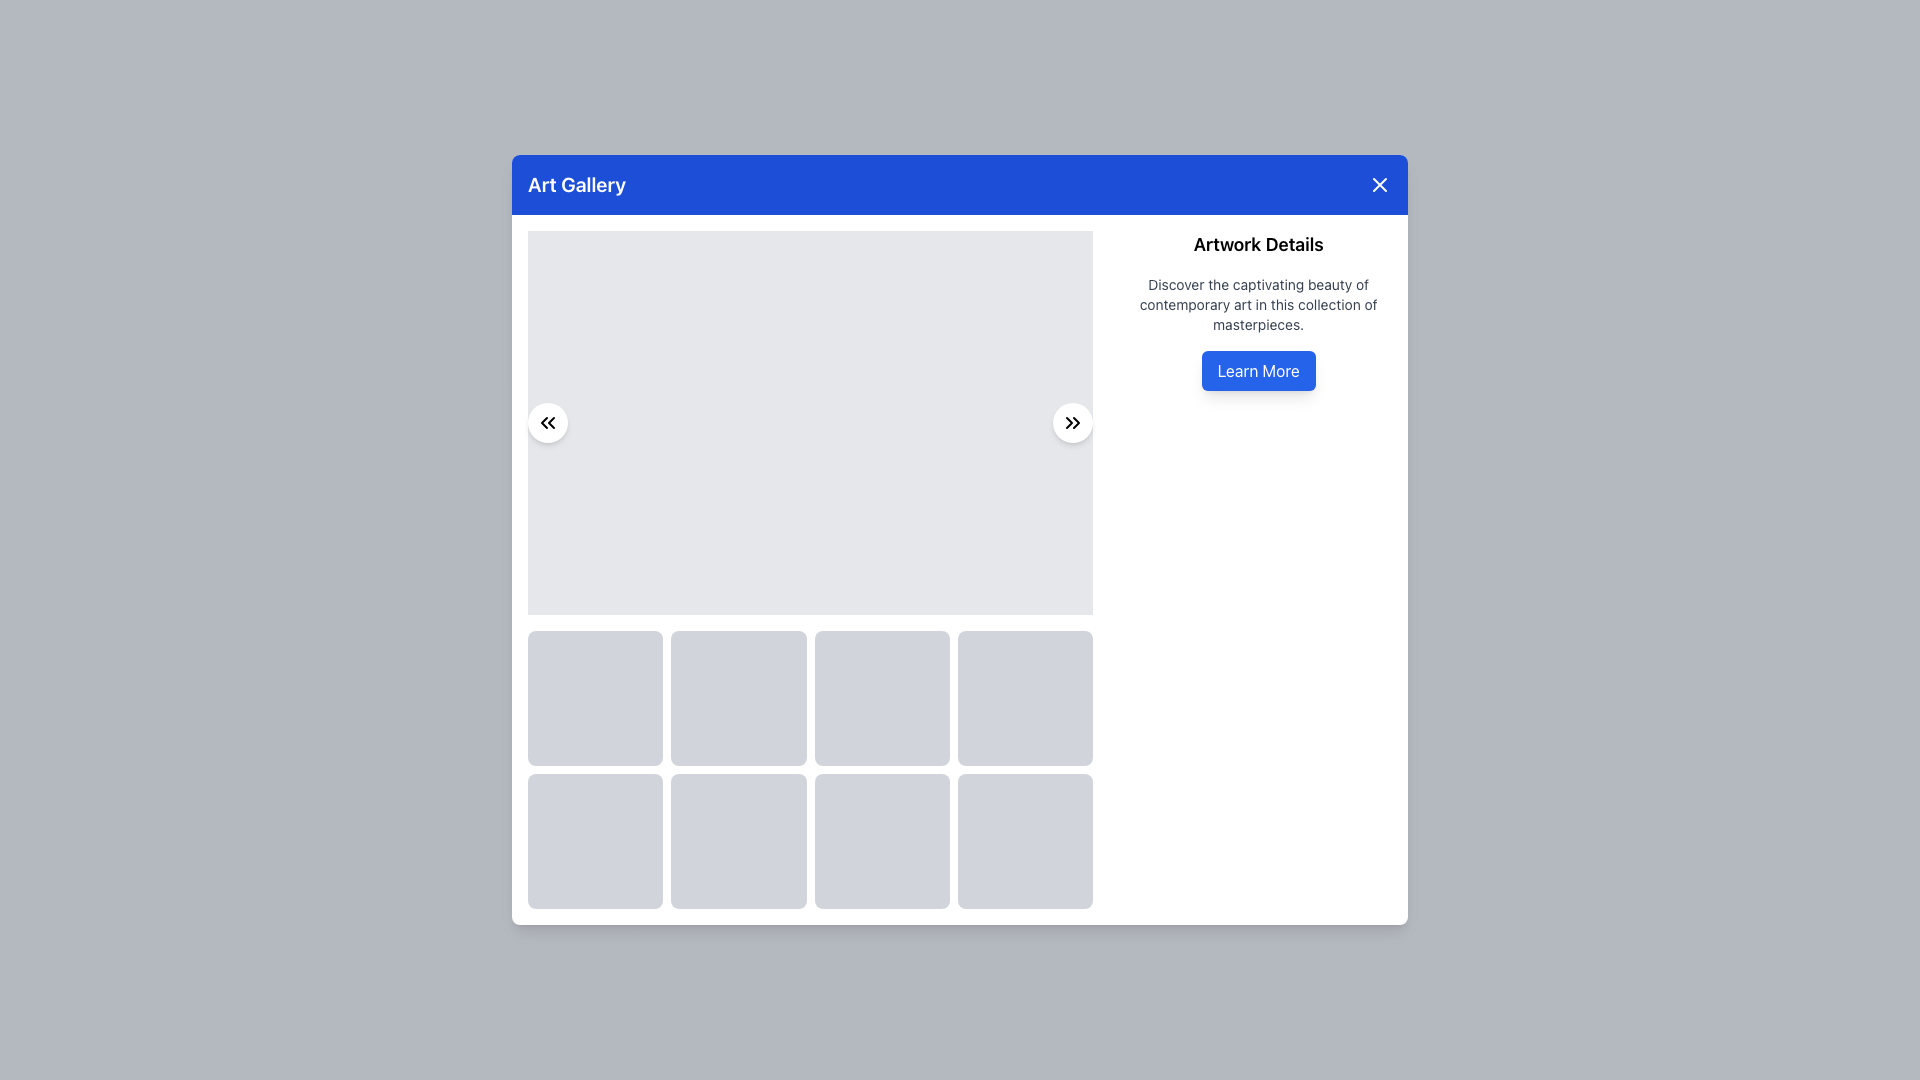 The height and width of the screenshot is (1080, 1920). What do you see at coordinates (1379, 184) in the screenshot?
I see `the close button located in the top-right corner of the blue header bar titled 'Art Gallery'` at bounding box center [1379, 184].